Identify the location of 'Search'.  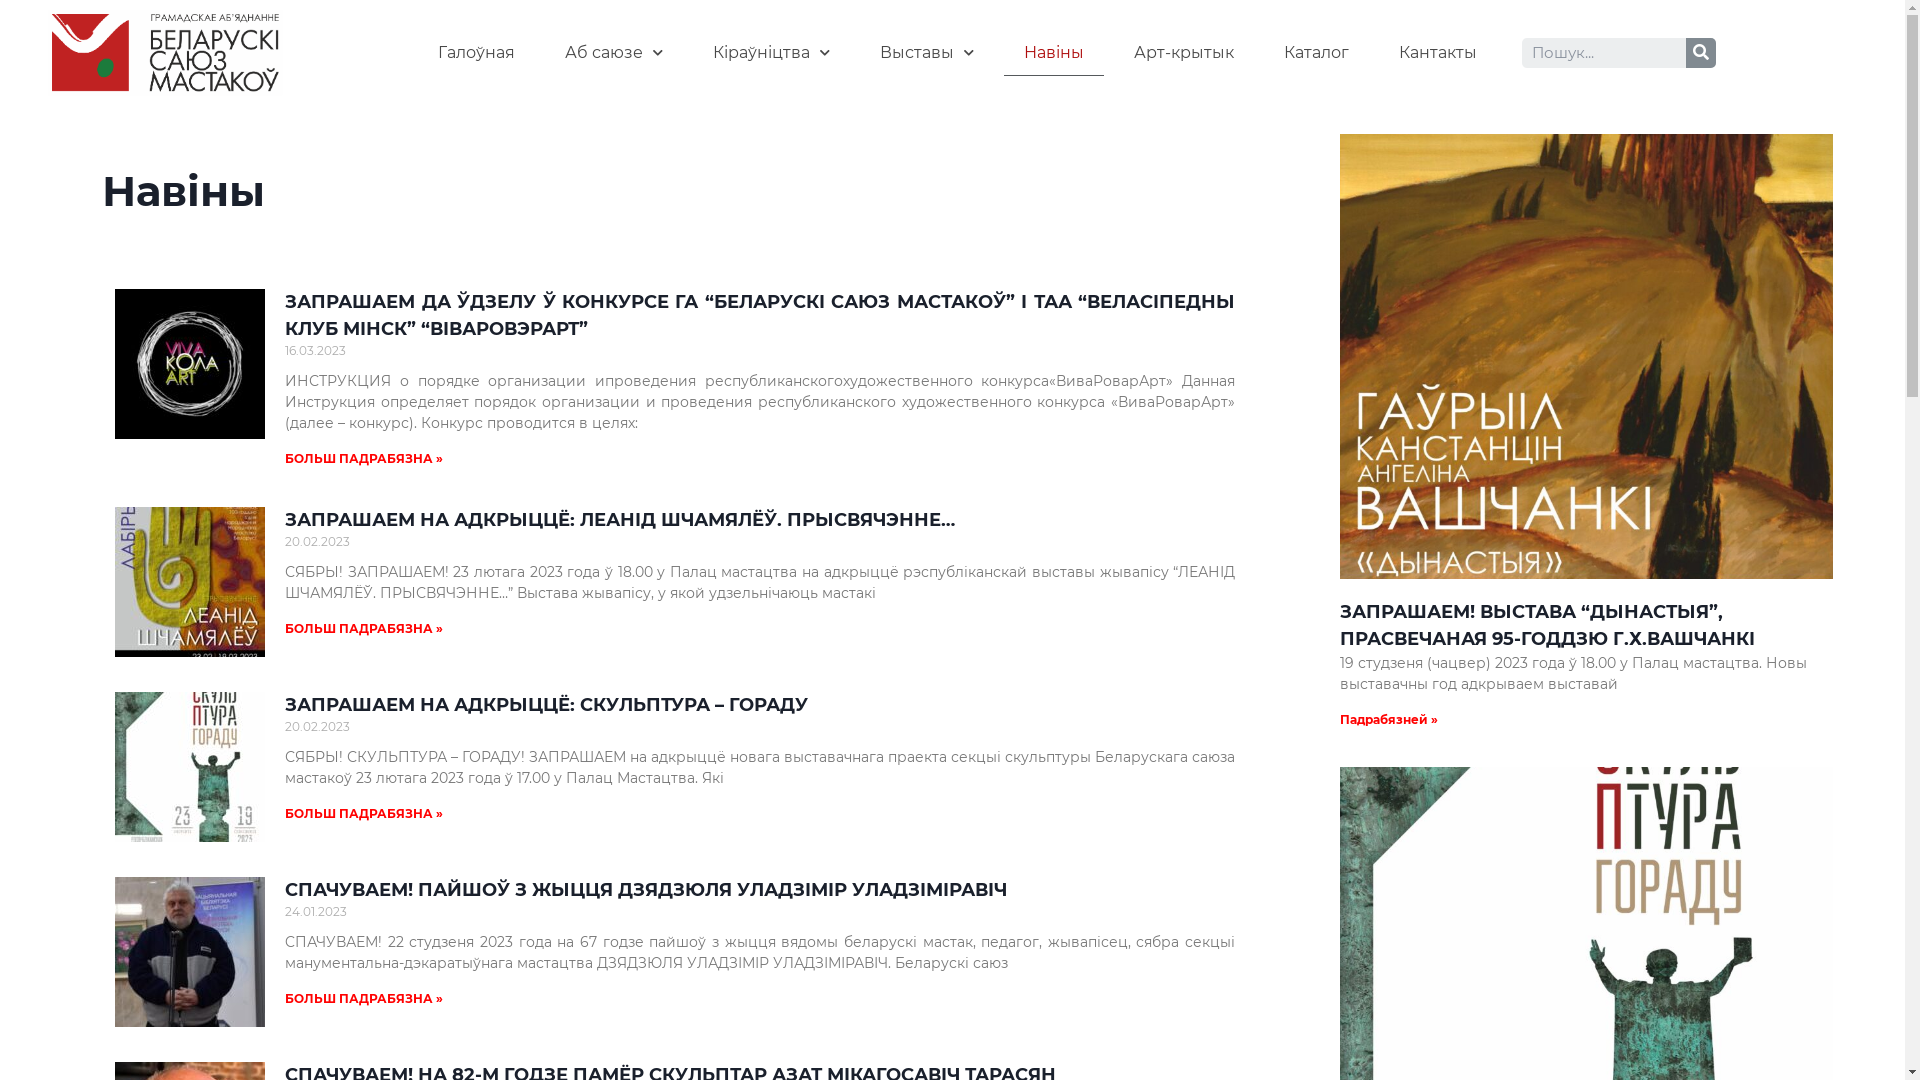
(1603, 52).